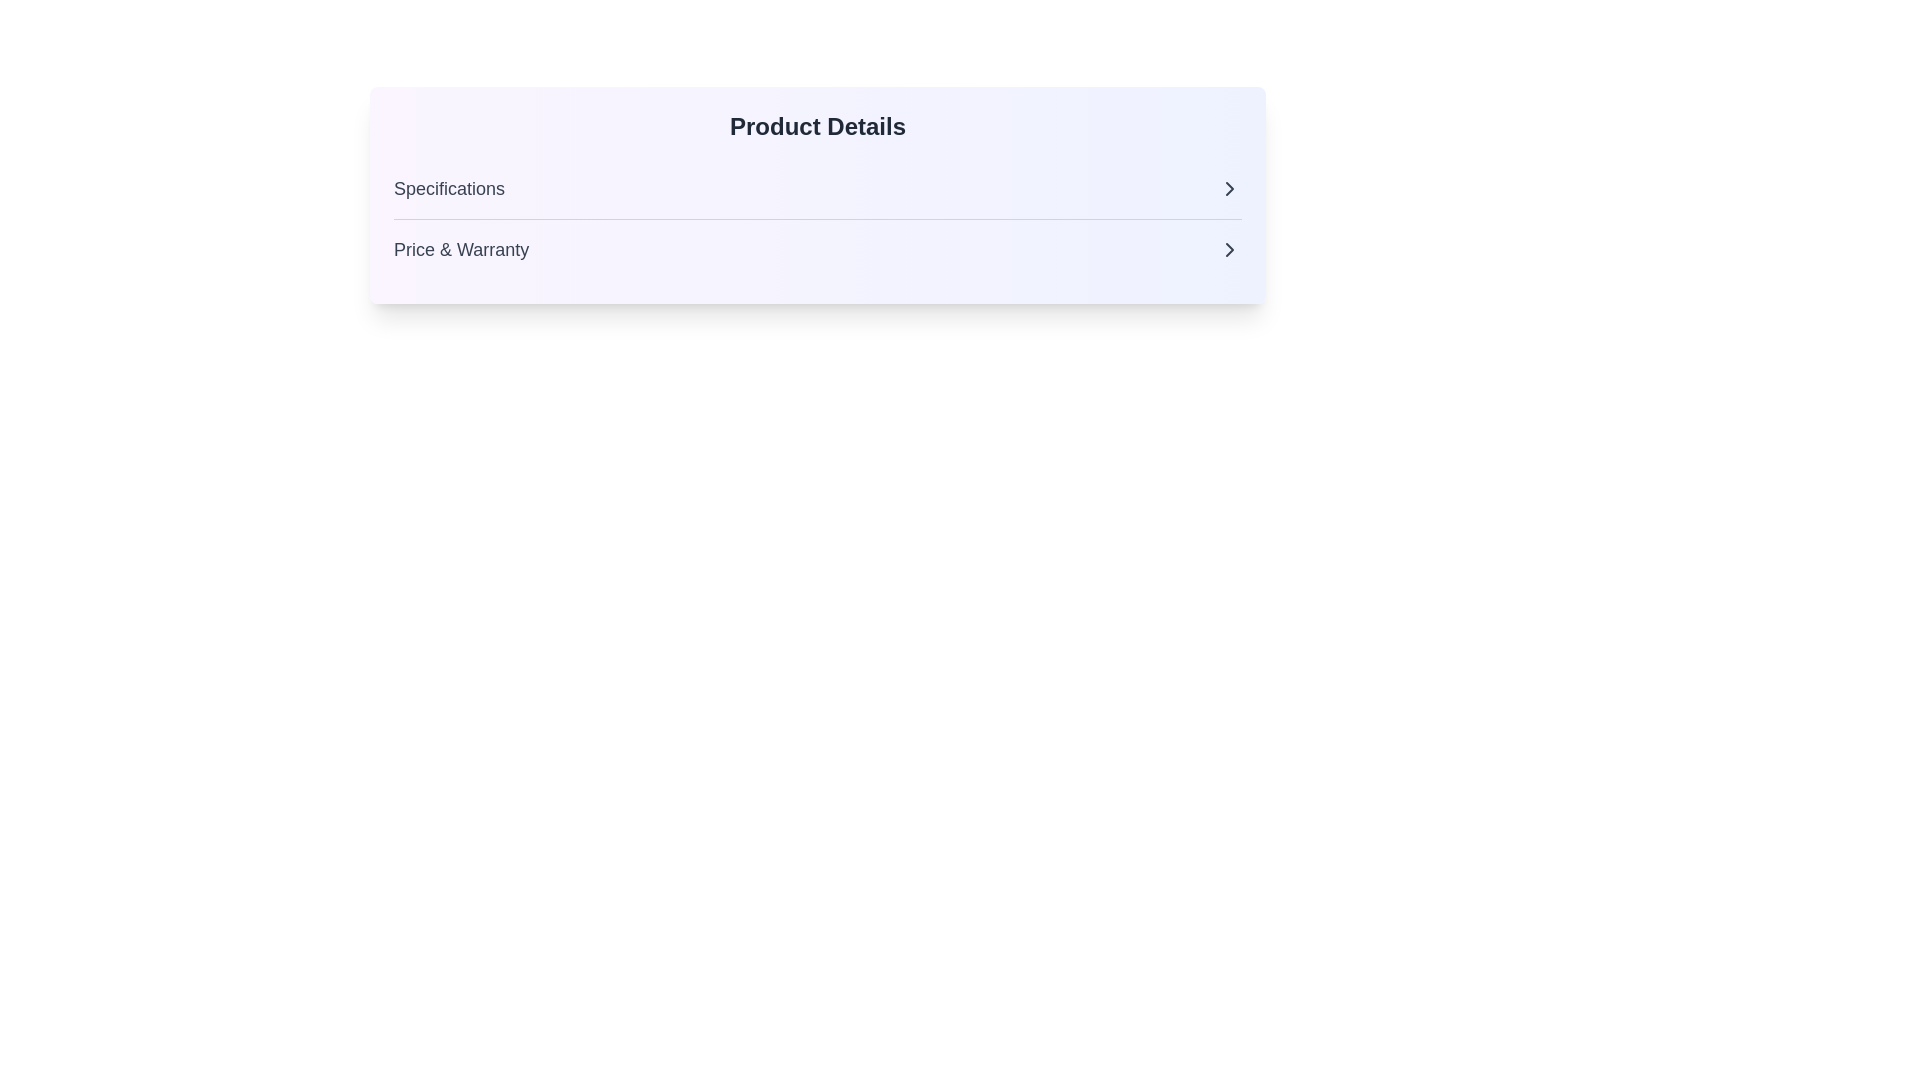 This screenshot has width=1920, height=1080. I want to click on text of the Label/Text Element that serves as a title or label for a subsection under 'Product Details', located below the 'Specifications' entry, so click(460, 249).